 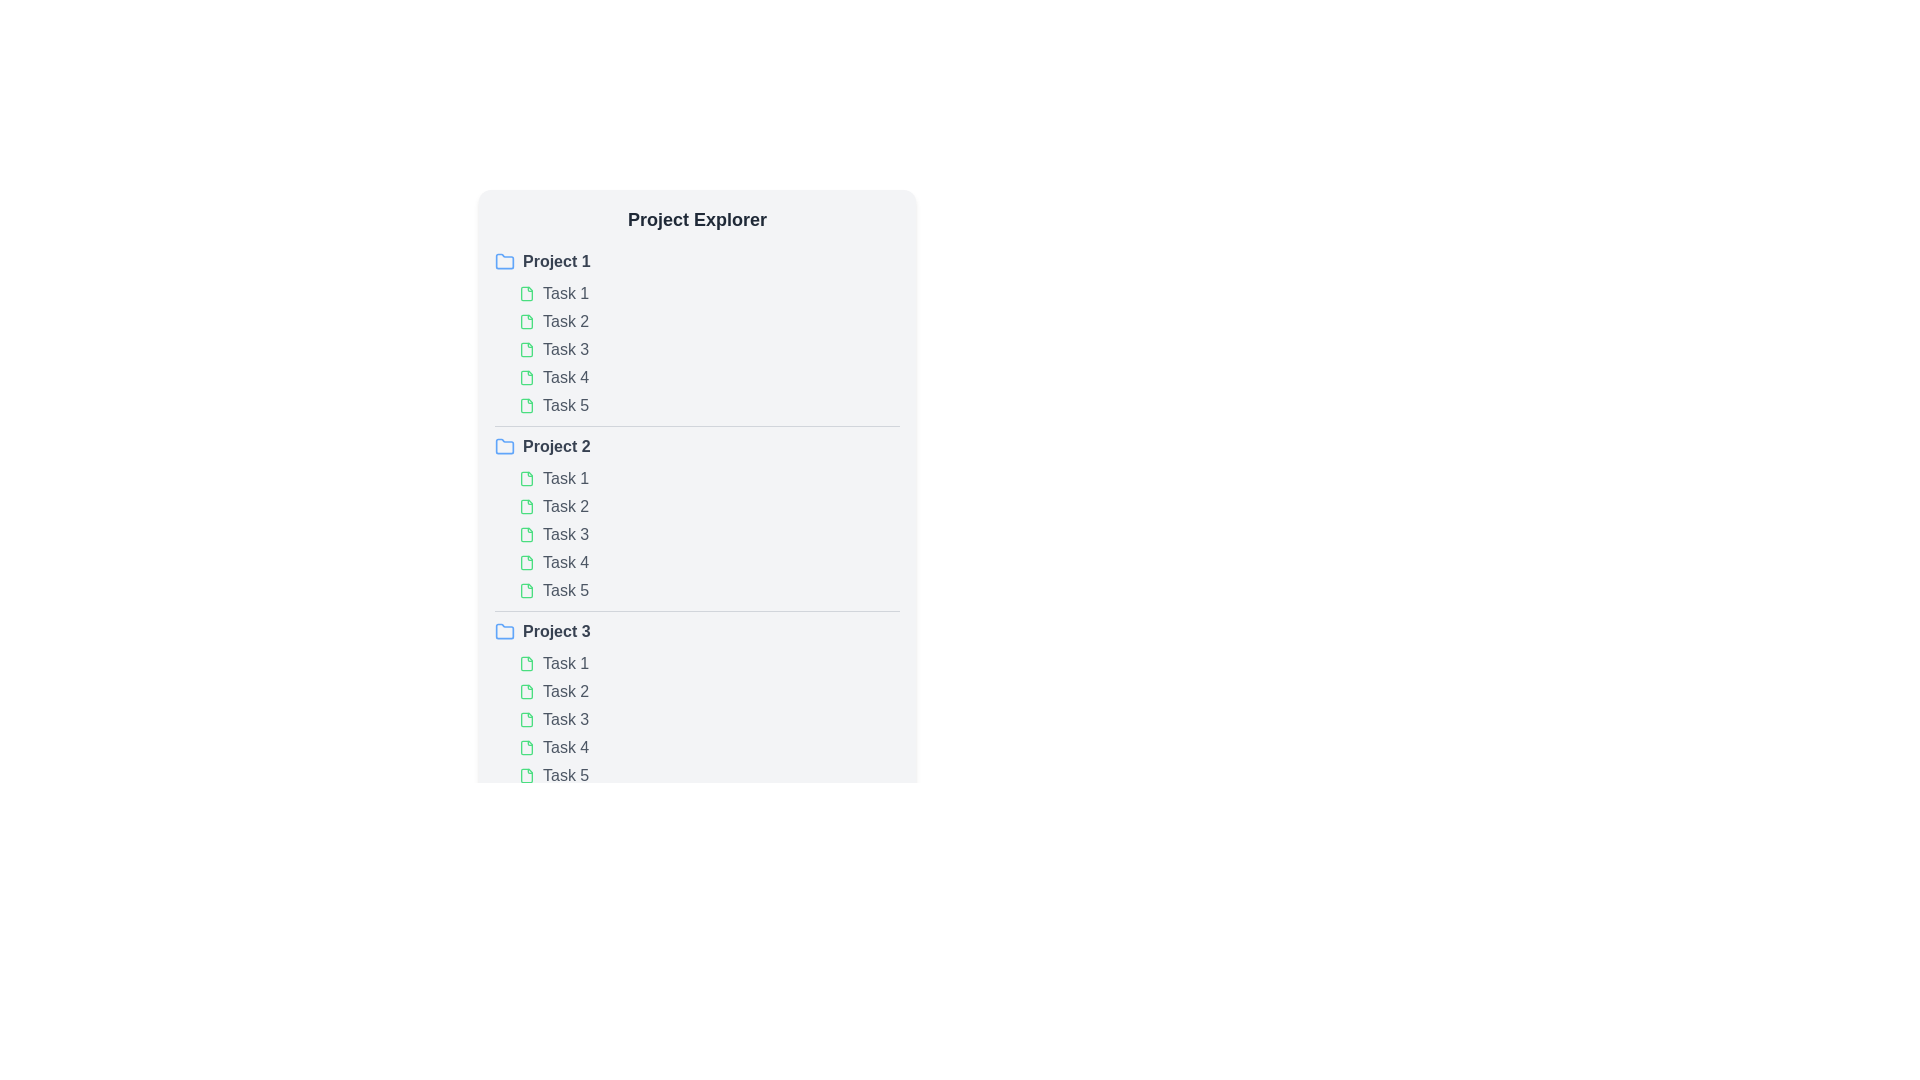 I want to click on the file or document icon representing 'Task 5' located to the left of the text in the 'Project 3' section, so click(x=527, y=774).